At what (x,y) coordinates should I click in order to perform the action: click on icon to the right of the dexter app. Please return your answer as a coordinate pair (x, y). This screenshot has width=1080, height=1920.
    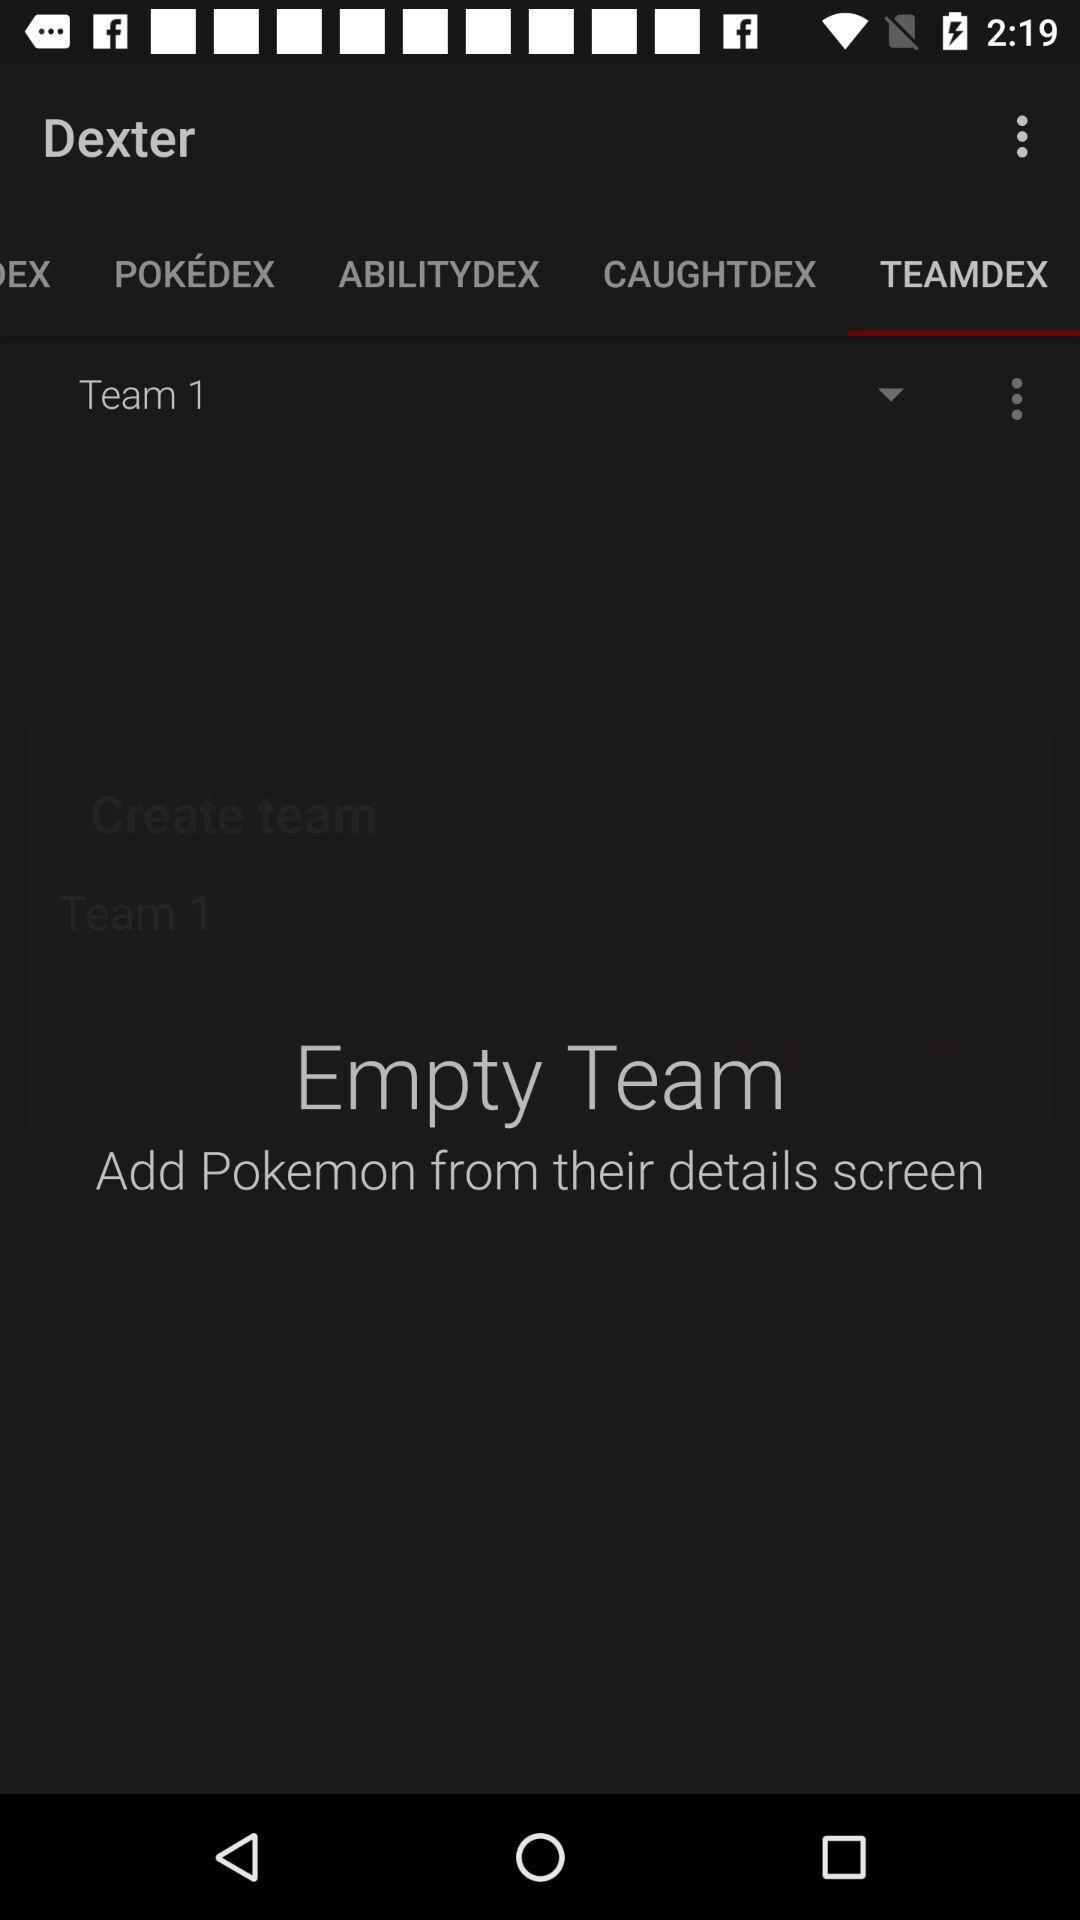
    Looking at the image, I should click on (1027, 135).